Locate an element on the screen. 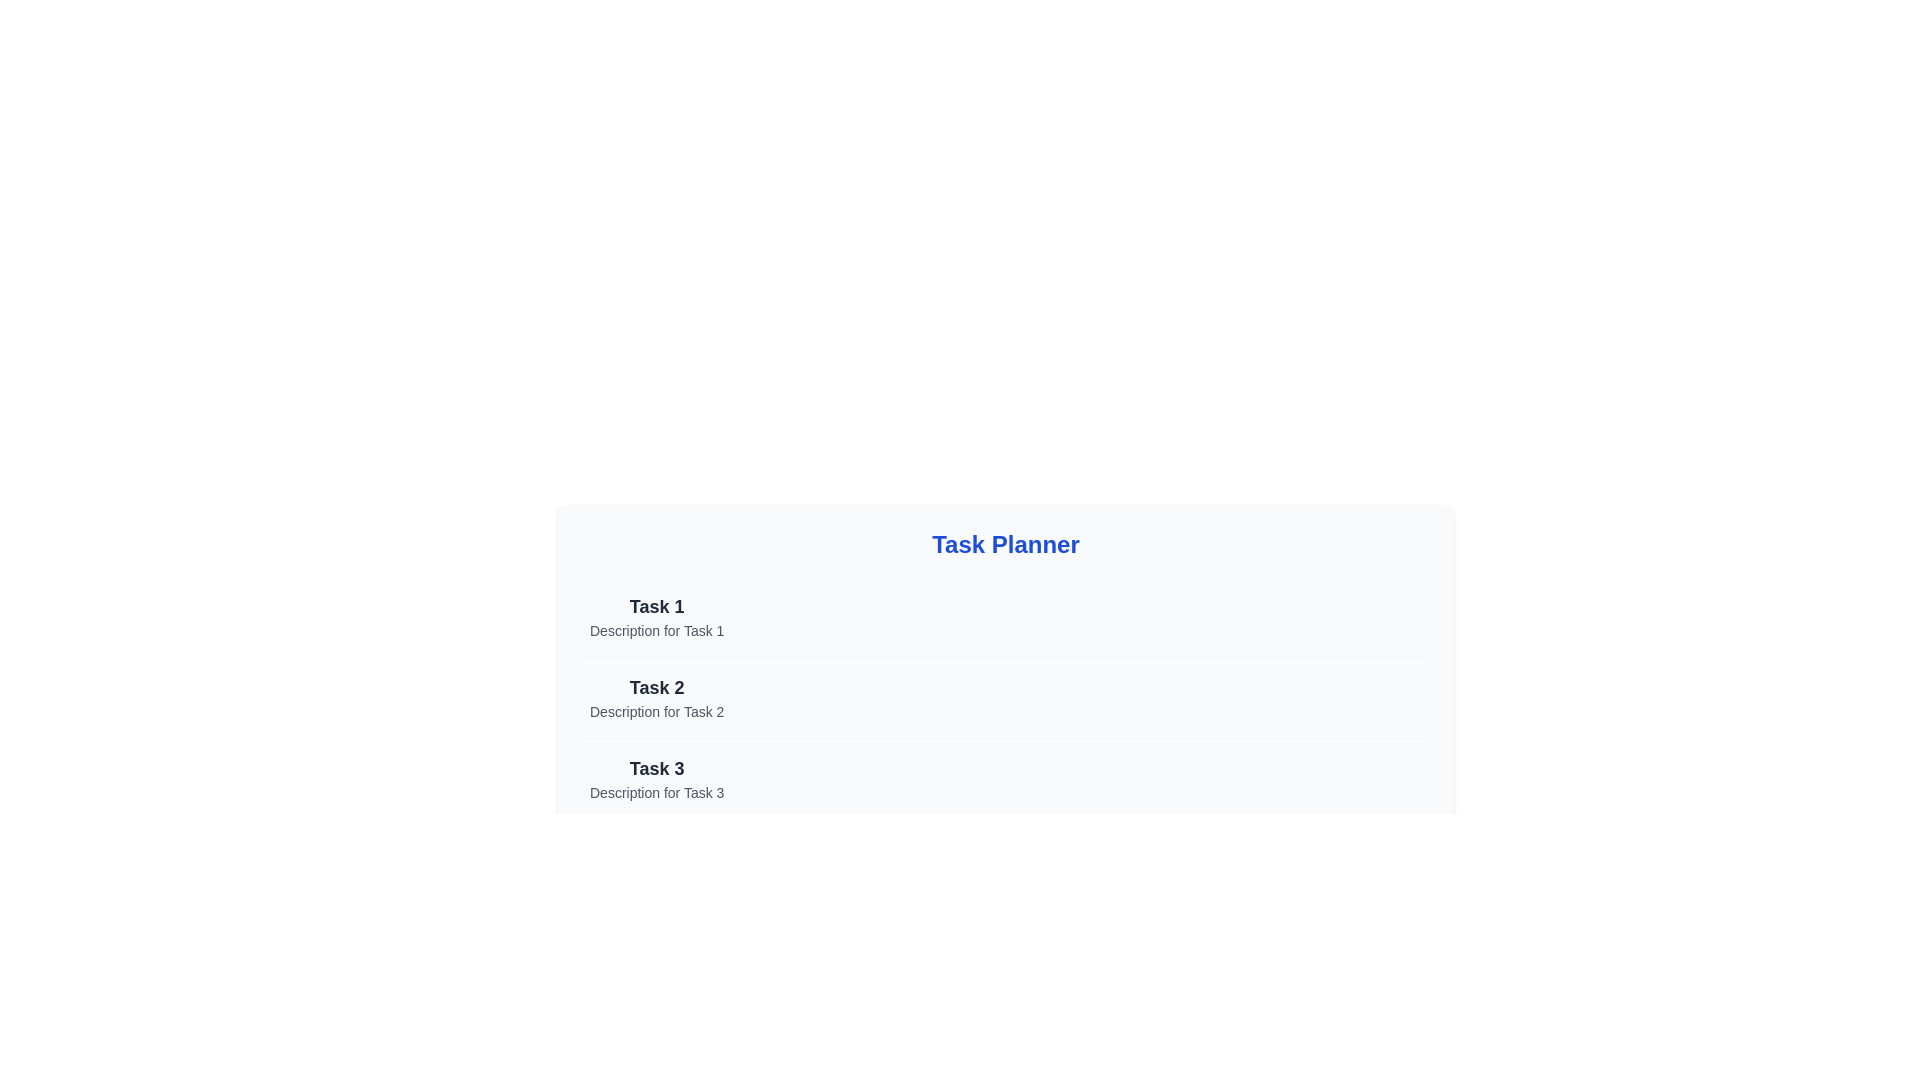 The image size is (1920, 1080). text label that displays 'Task 3', which is styled in large, bold font and is dark gray in color, located near the bottom of the interface is located at coordinates (657, 767).